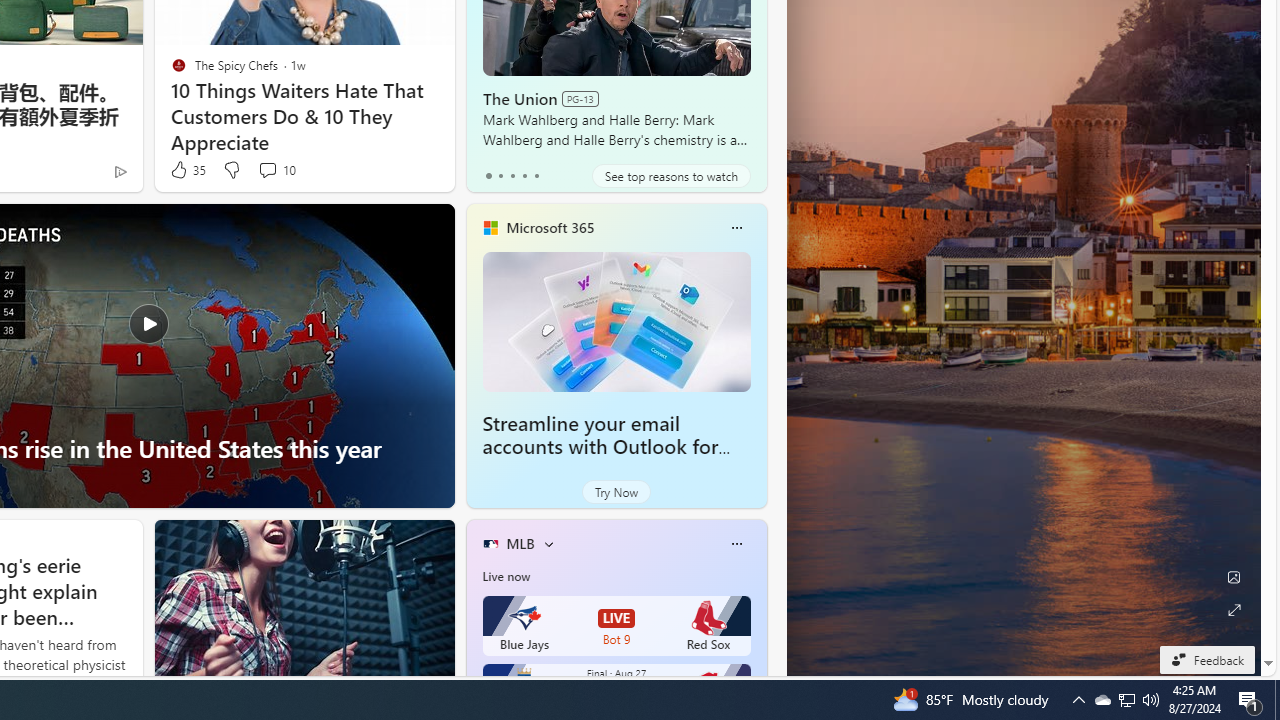  What do you see at coordinates (520, 543) in the screenshot?
I see `'MLB'` at bounding box center [520, 543].